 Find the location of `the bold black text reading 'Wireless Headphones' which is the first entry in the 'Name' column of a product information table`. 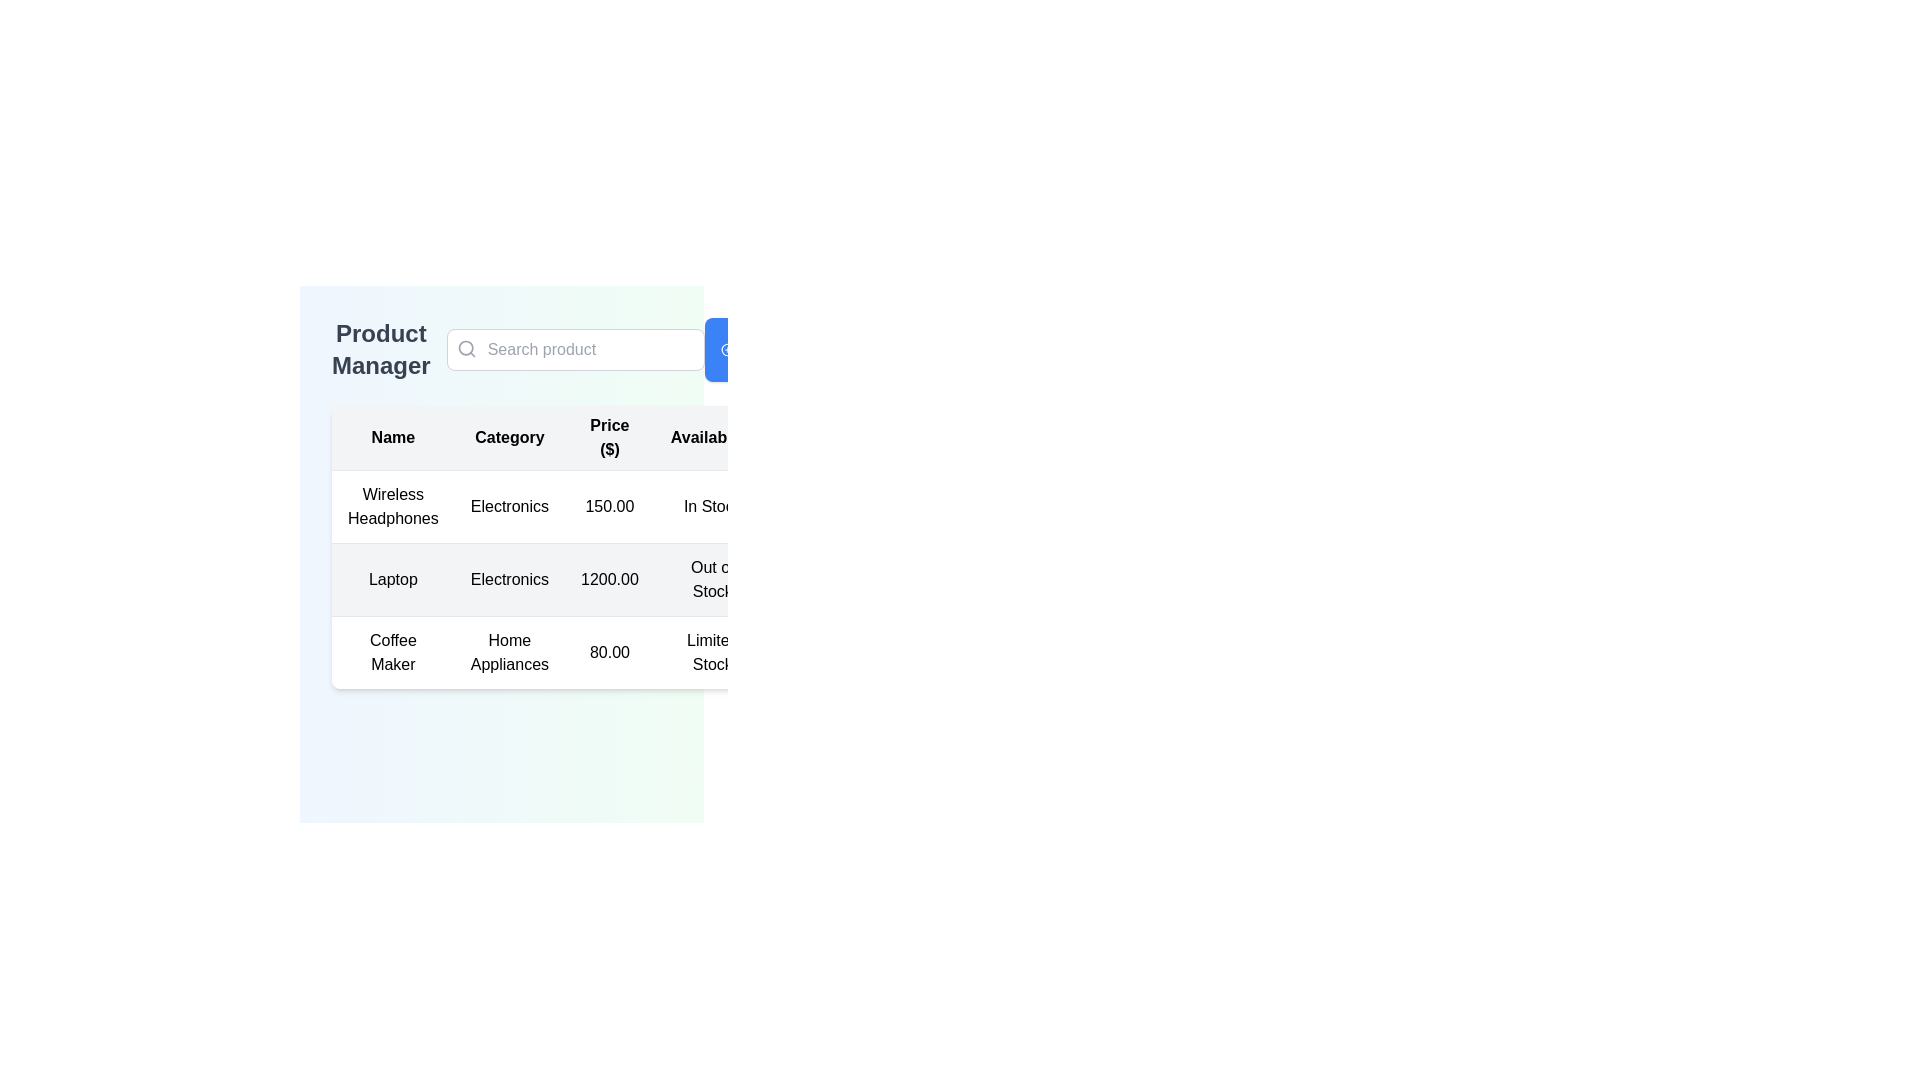

the bold black text reading 'Wireless Headphones' which is the first entry in the 'Name' column of a product information table is located at coordinates (393, 505).